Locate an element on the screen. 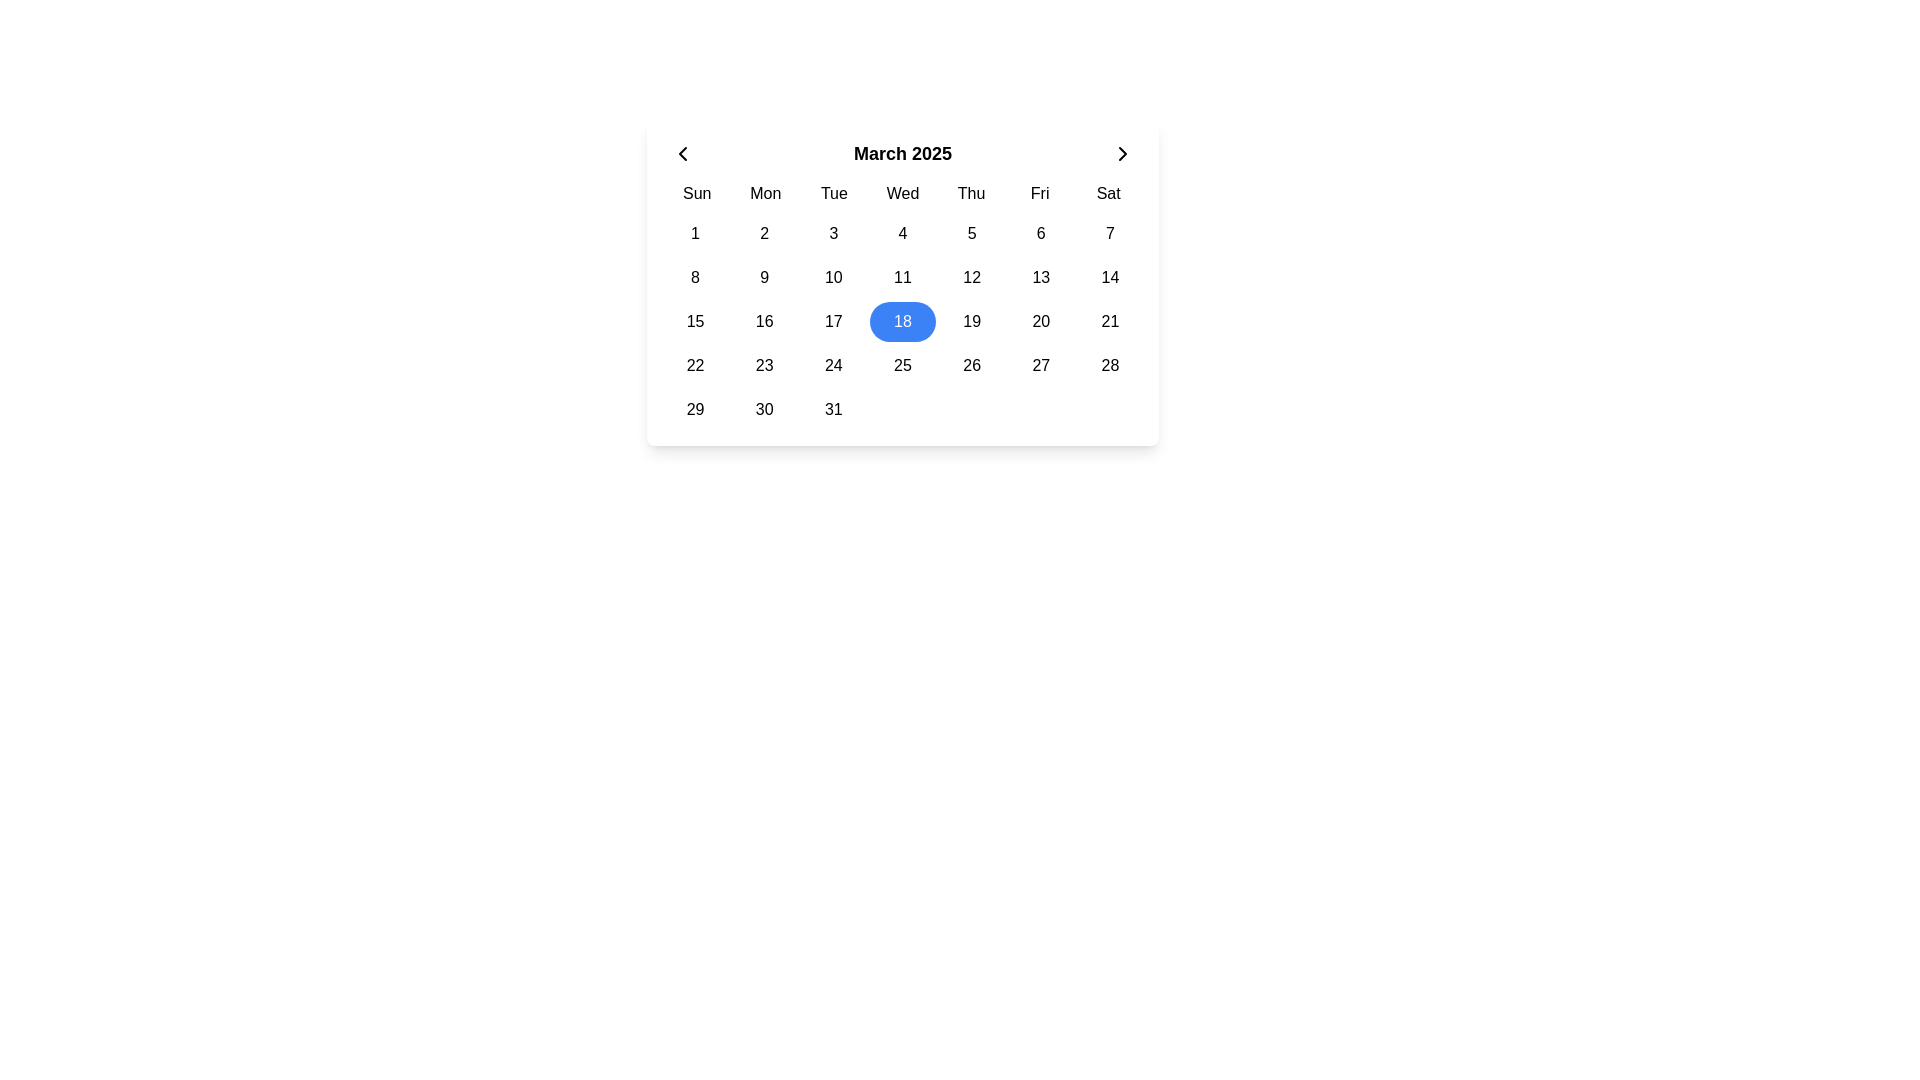 The height and width of the screenshot is (1080, 1920). the first button in the calendar month located in the top-left corner of the 7x7 grid under the 'Sun' column header is located at coordinates (695, 233).